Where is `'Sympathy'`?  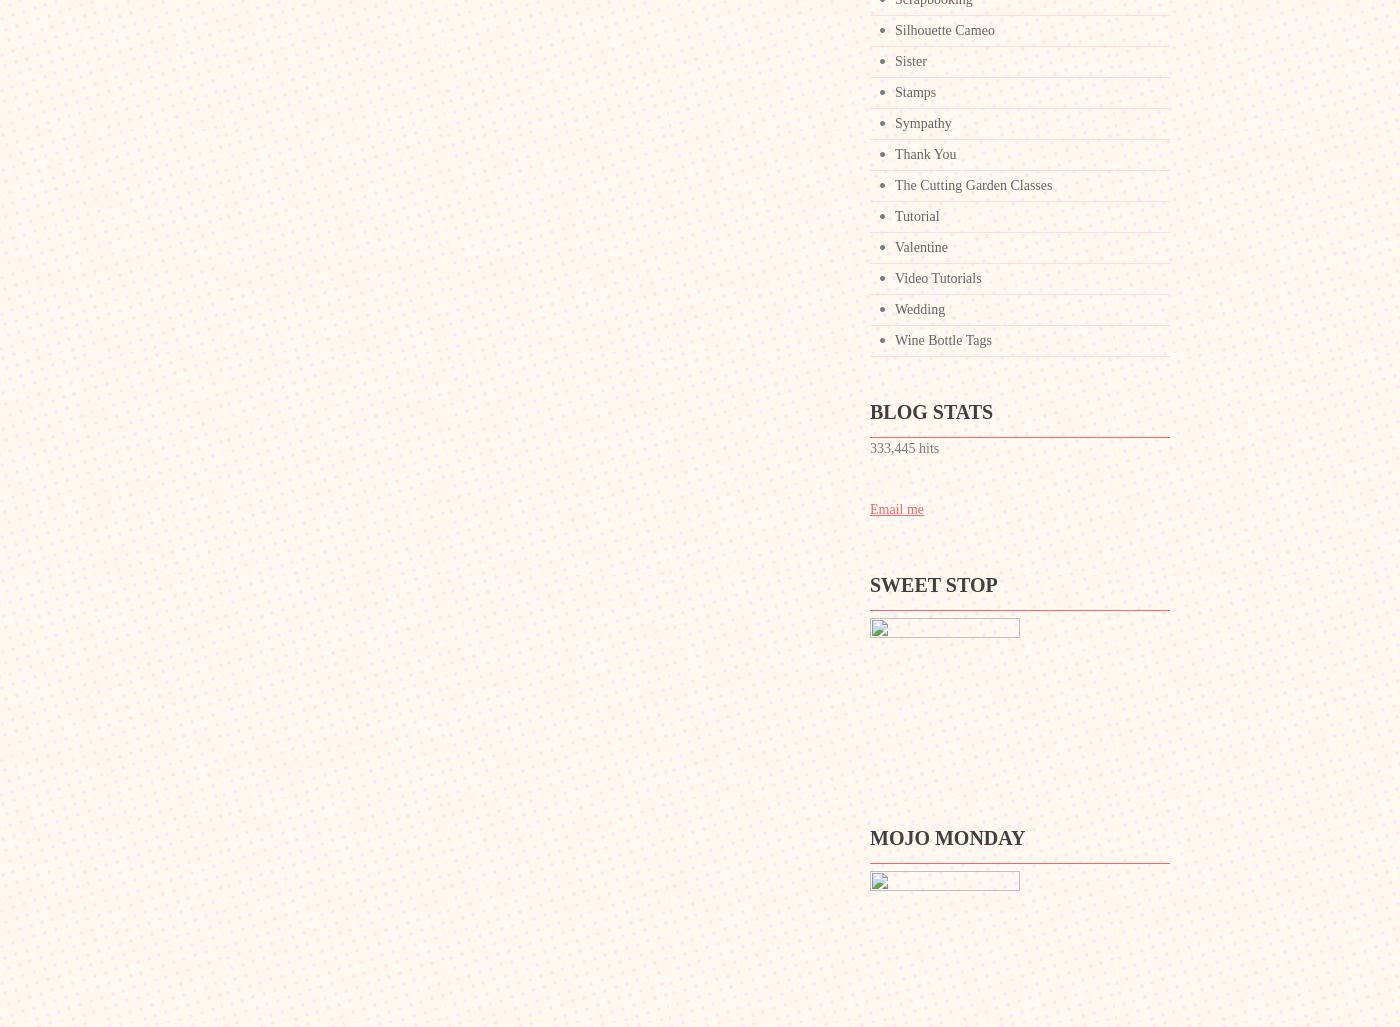 'Sympathy' is located at coordinates (894, 123).